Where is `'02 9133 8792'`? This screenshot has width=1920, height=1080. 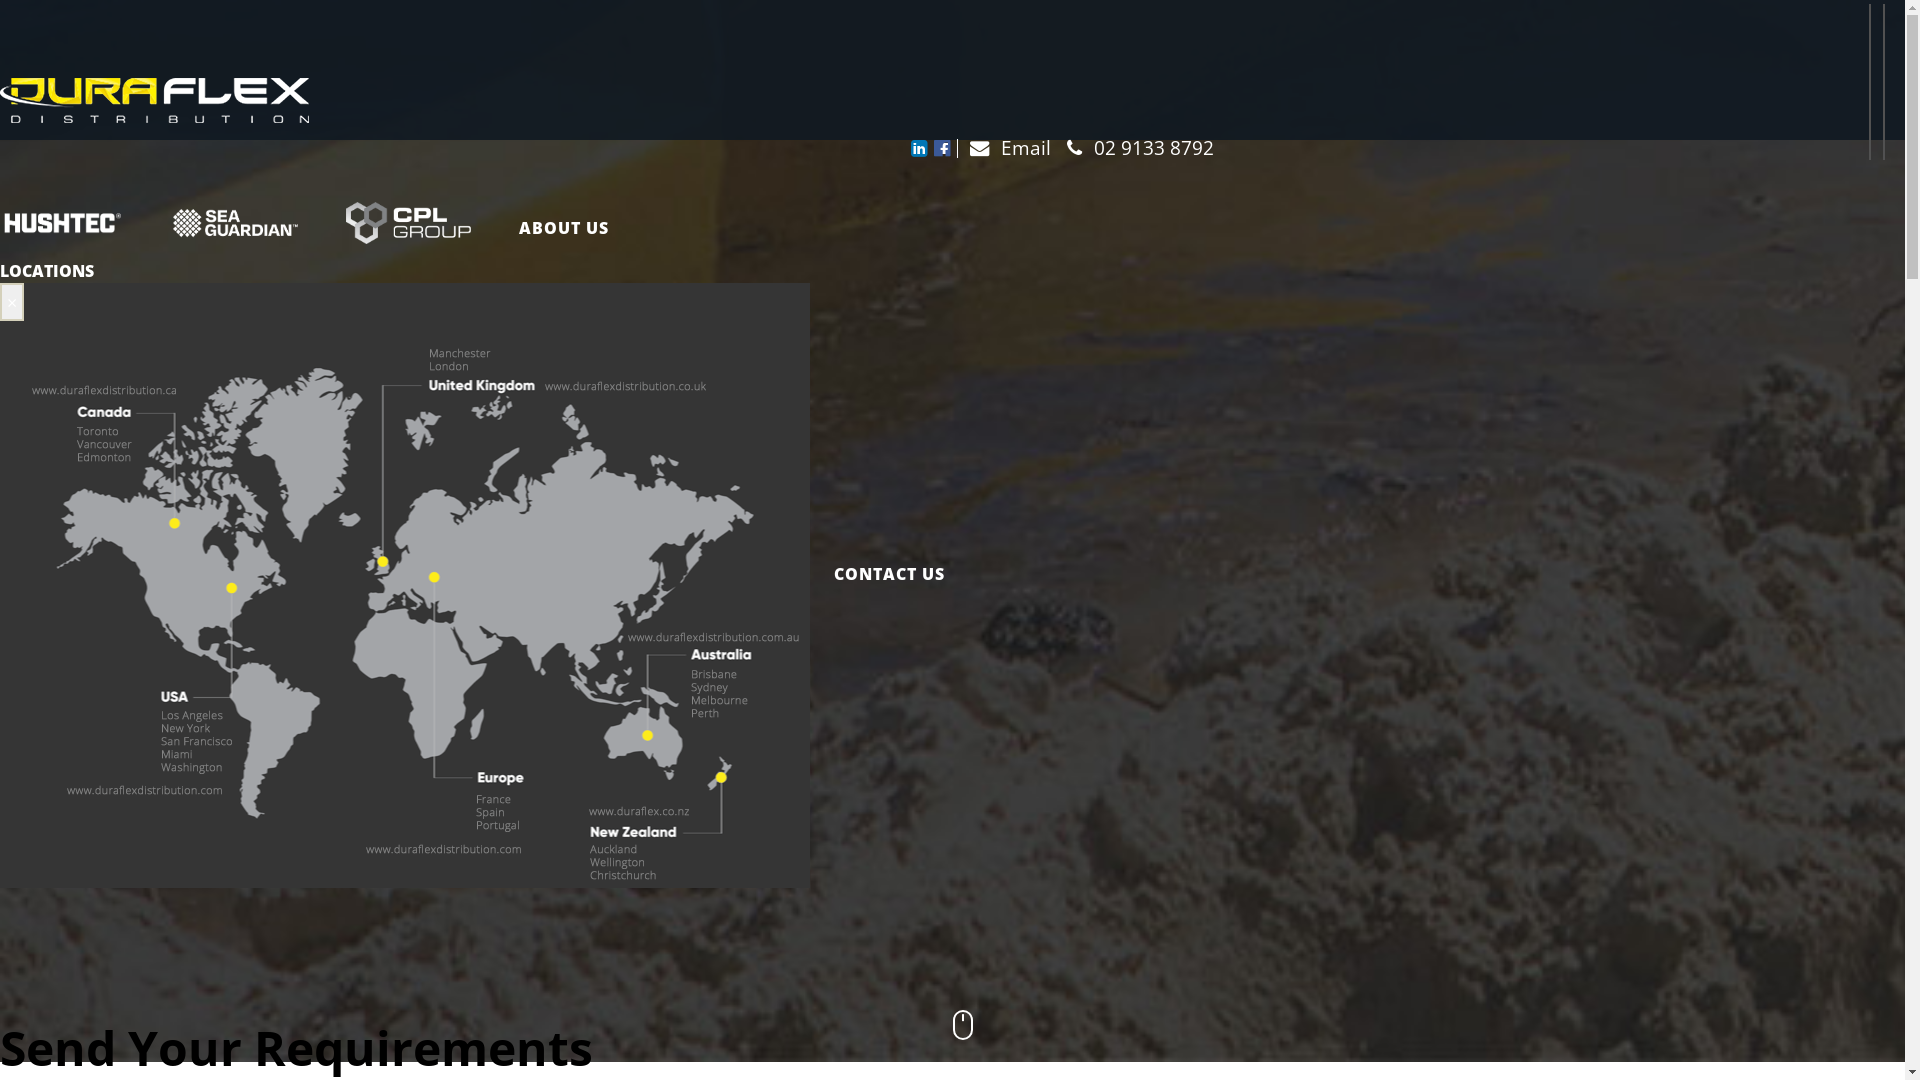 '02 9133 8792' is located at coordinates (1134, 146).